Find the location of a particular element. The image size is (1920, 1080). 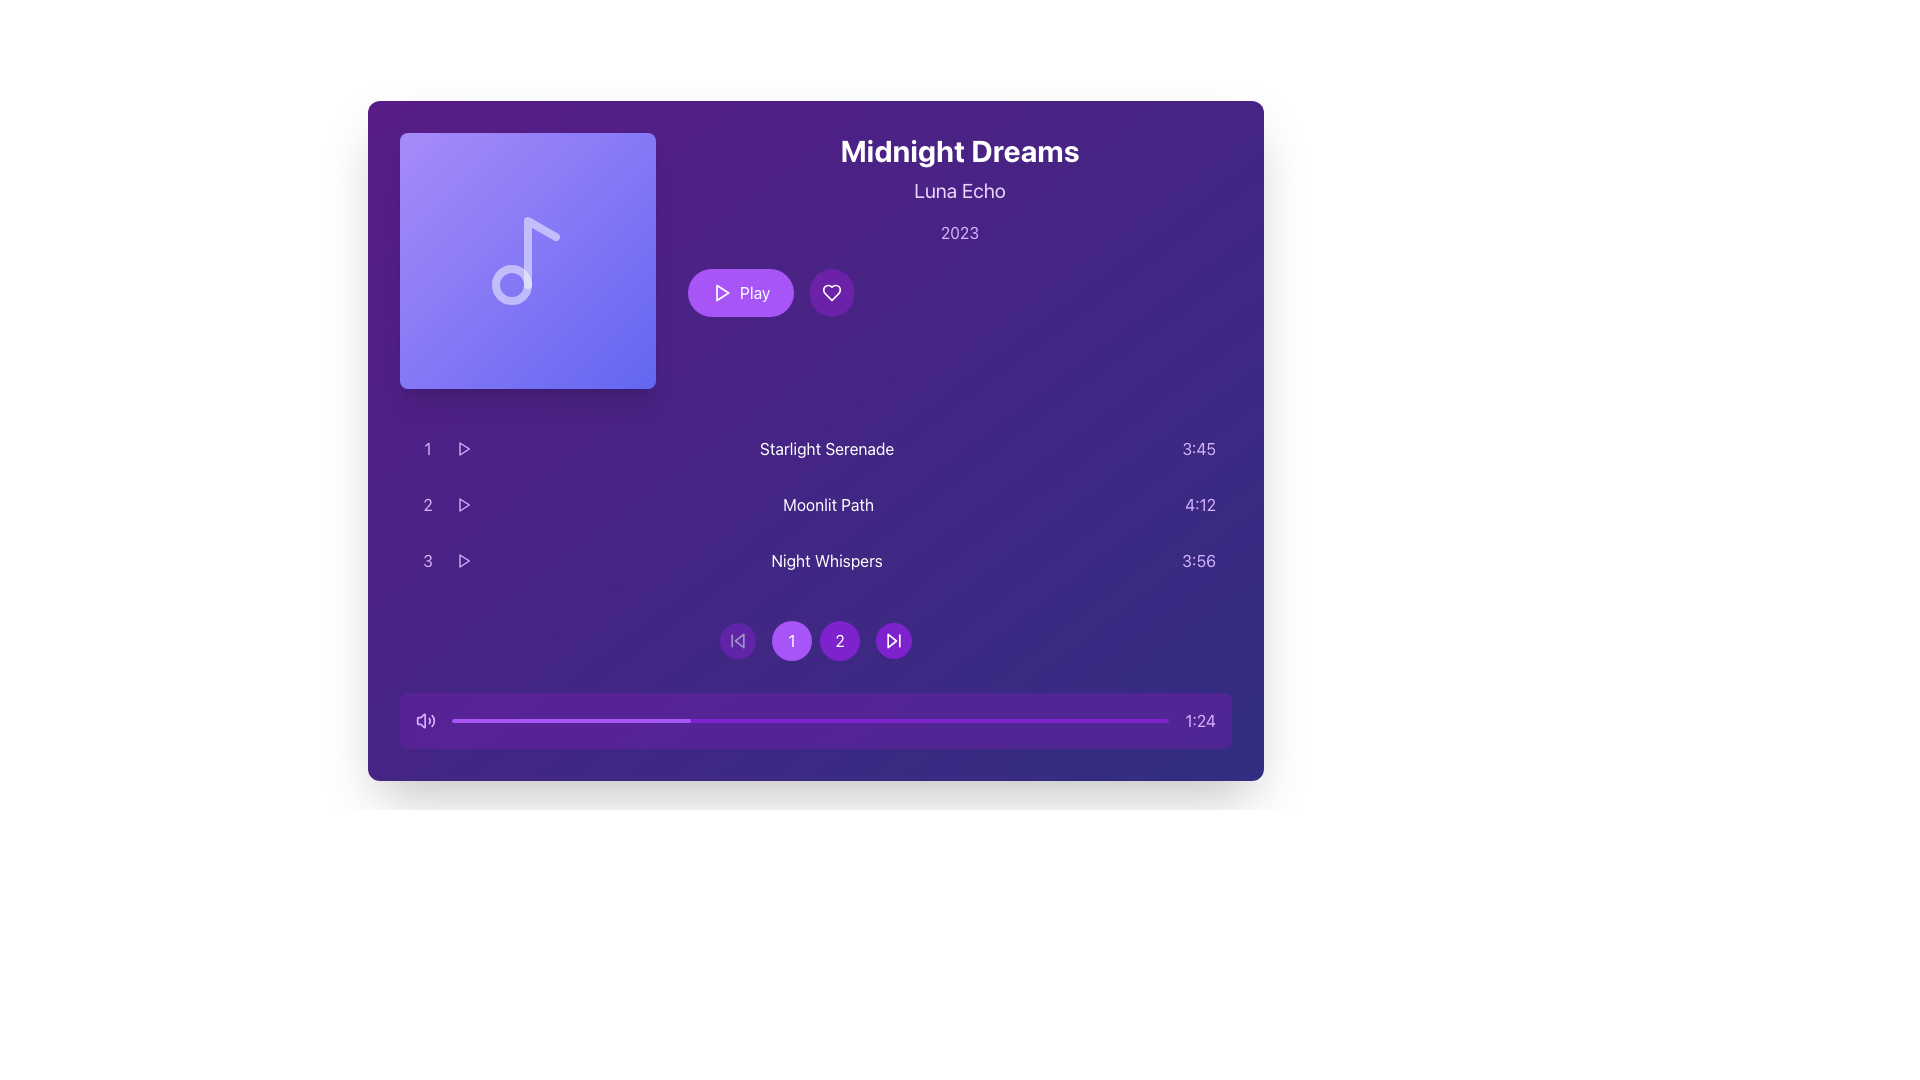

the play button for the second track is located at coordinates (463, 504).